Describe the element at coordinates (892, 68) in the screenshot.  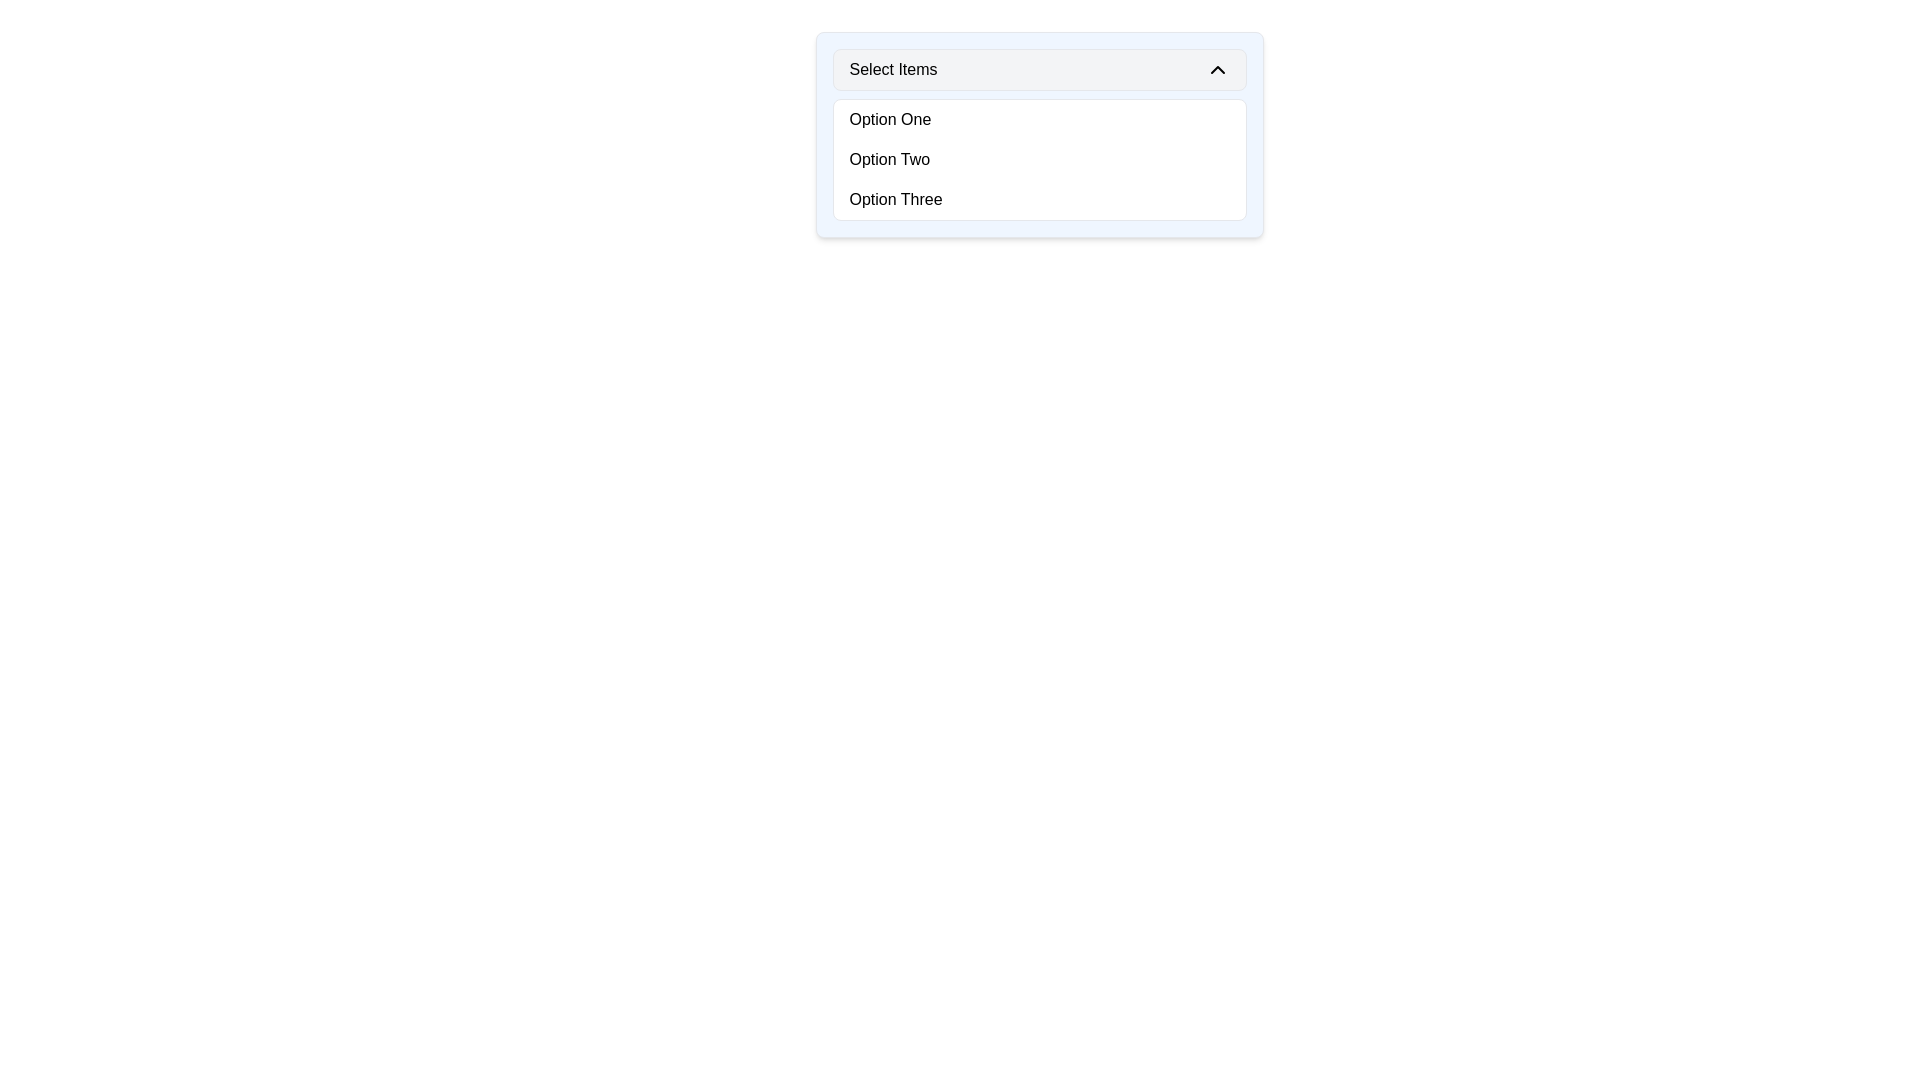
I see `the text label 'Select Items' which indicates the currently selected category in the dropdown menu header` at that location.